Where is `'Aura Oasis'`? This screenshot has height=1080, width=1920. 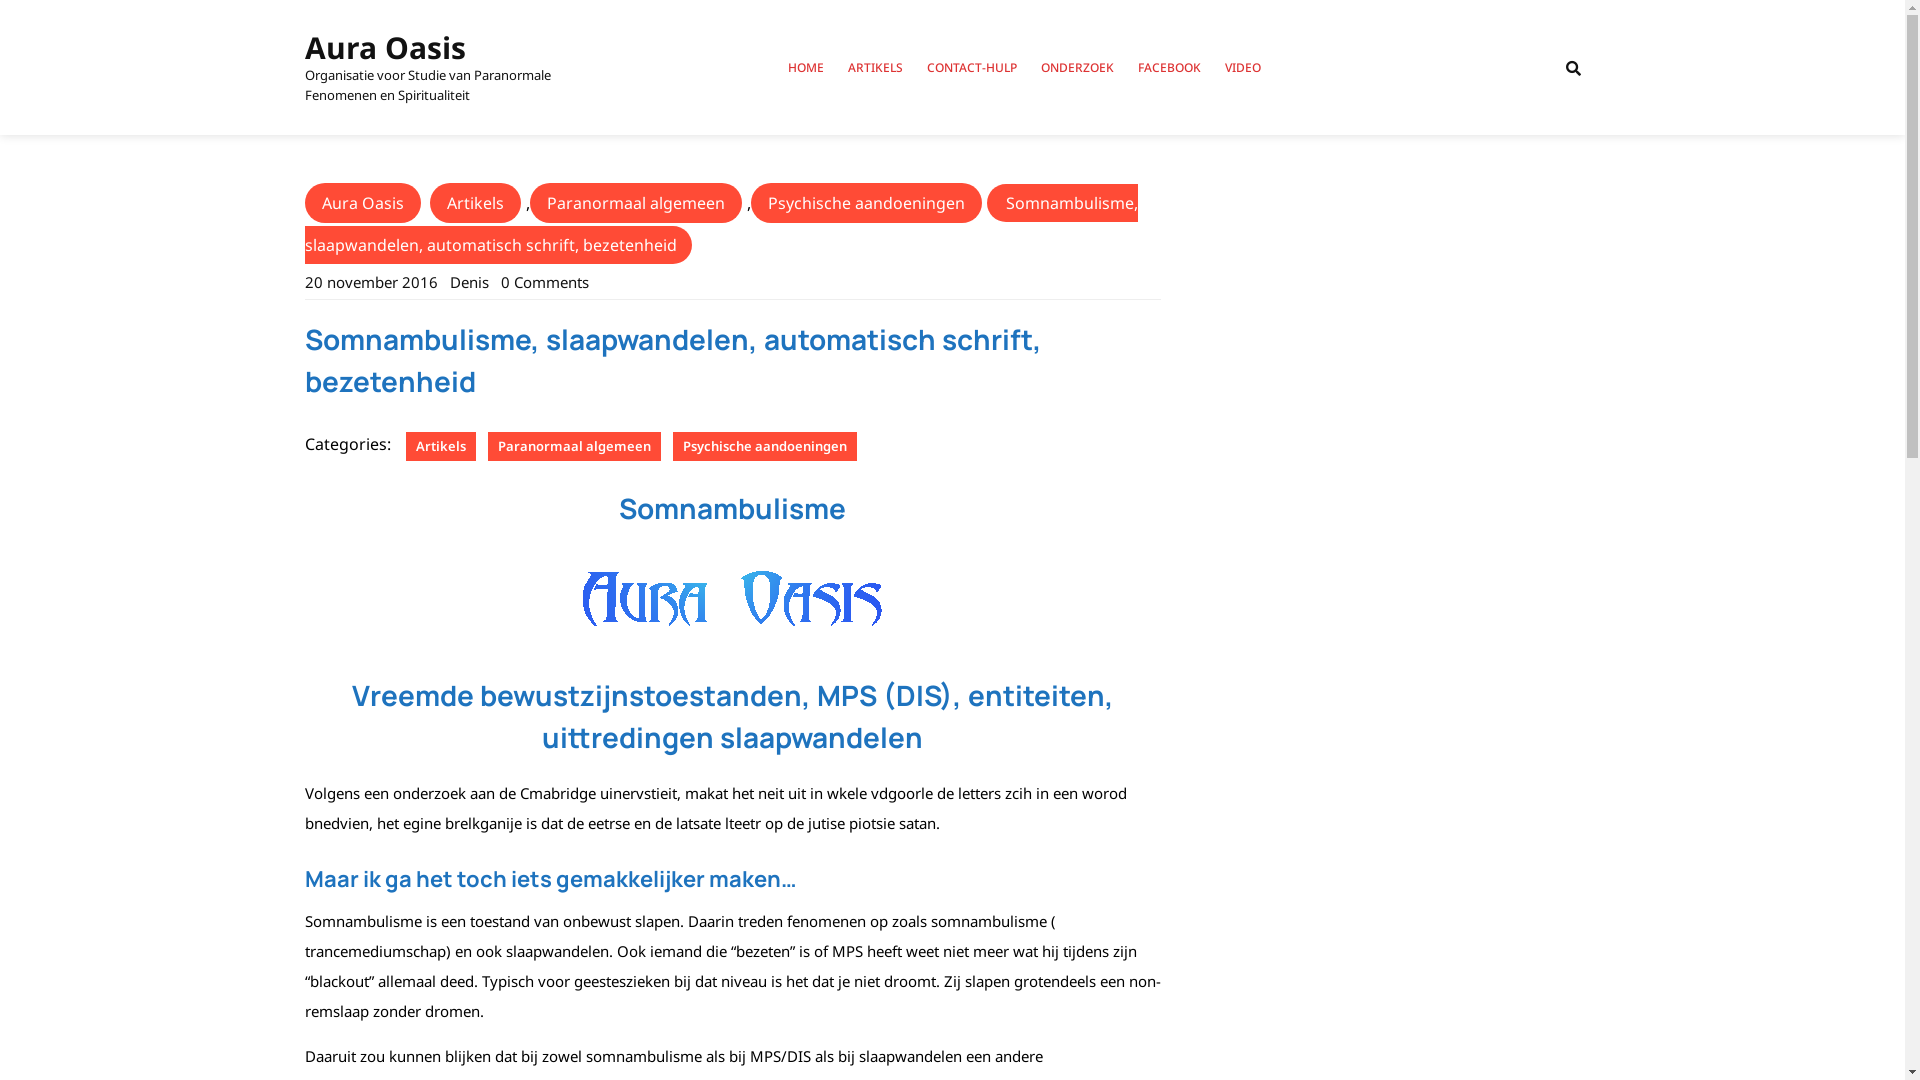
'Aura Oasis' is located at coordinates (302, 46).